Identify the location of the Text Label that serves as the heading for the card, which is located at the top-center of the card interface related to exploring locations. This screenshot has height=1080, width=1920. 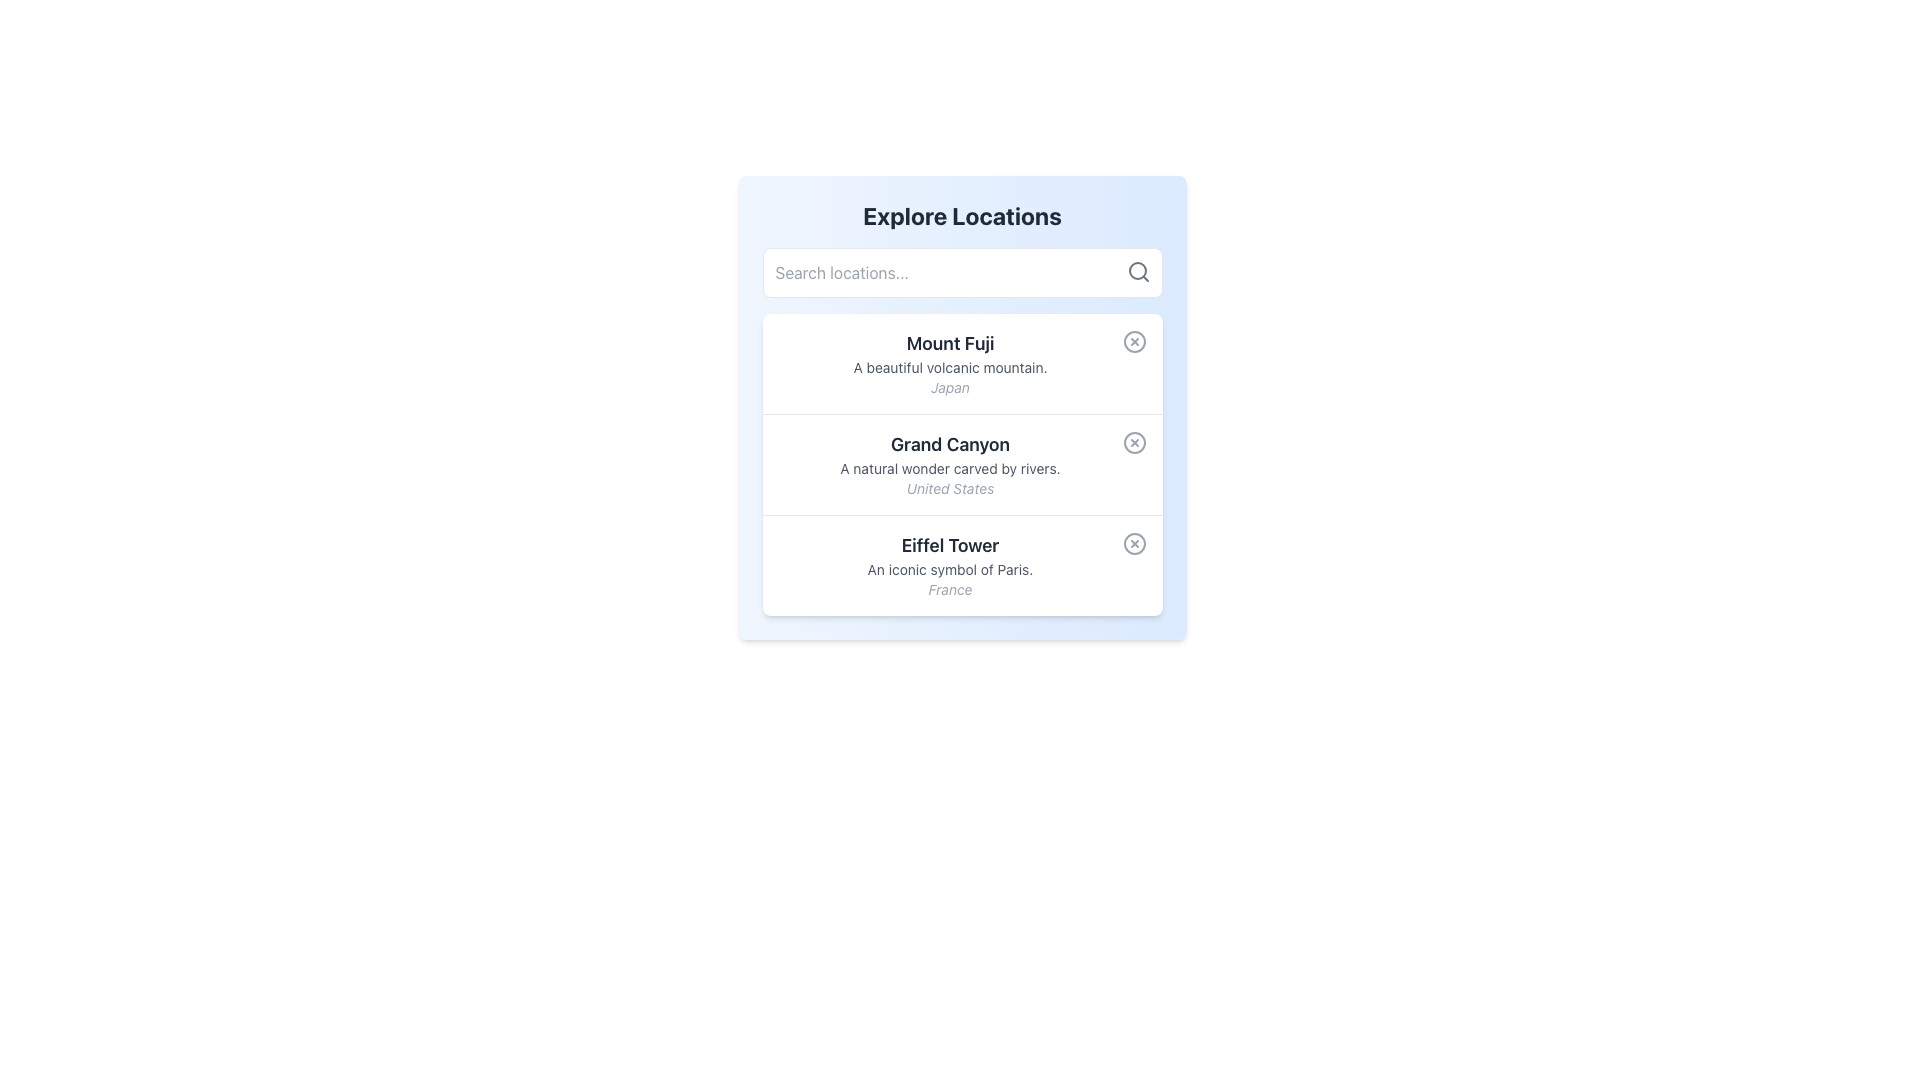
(962, 216).